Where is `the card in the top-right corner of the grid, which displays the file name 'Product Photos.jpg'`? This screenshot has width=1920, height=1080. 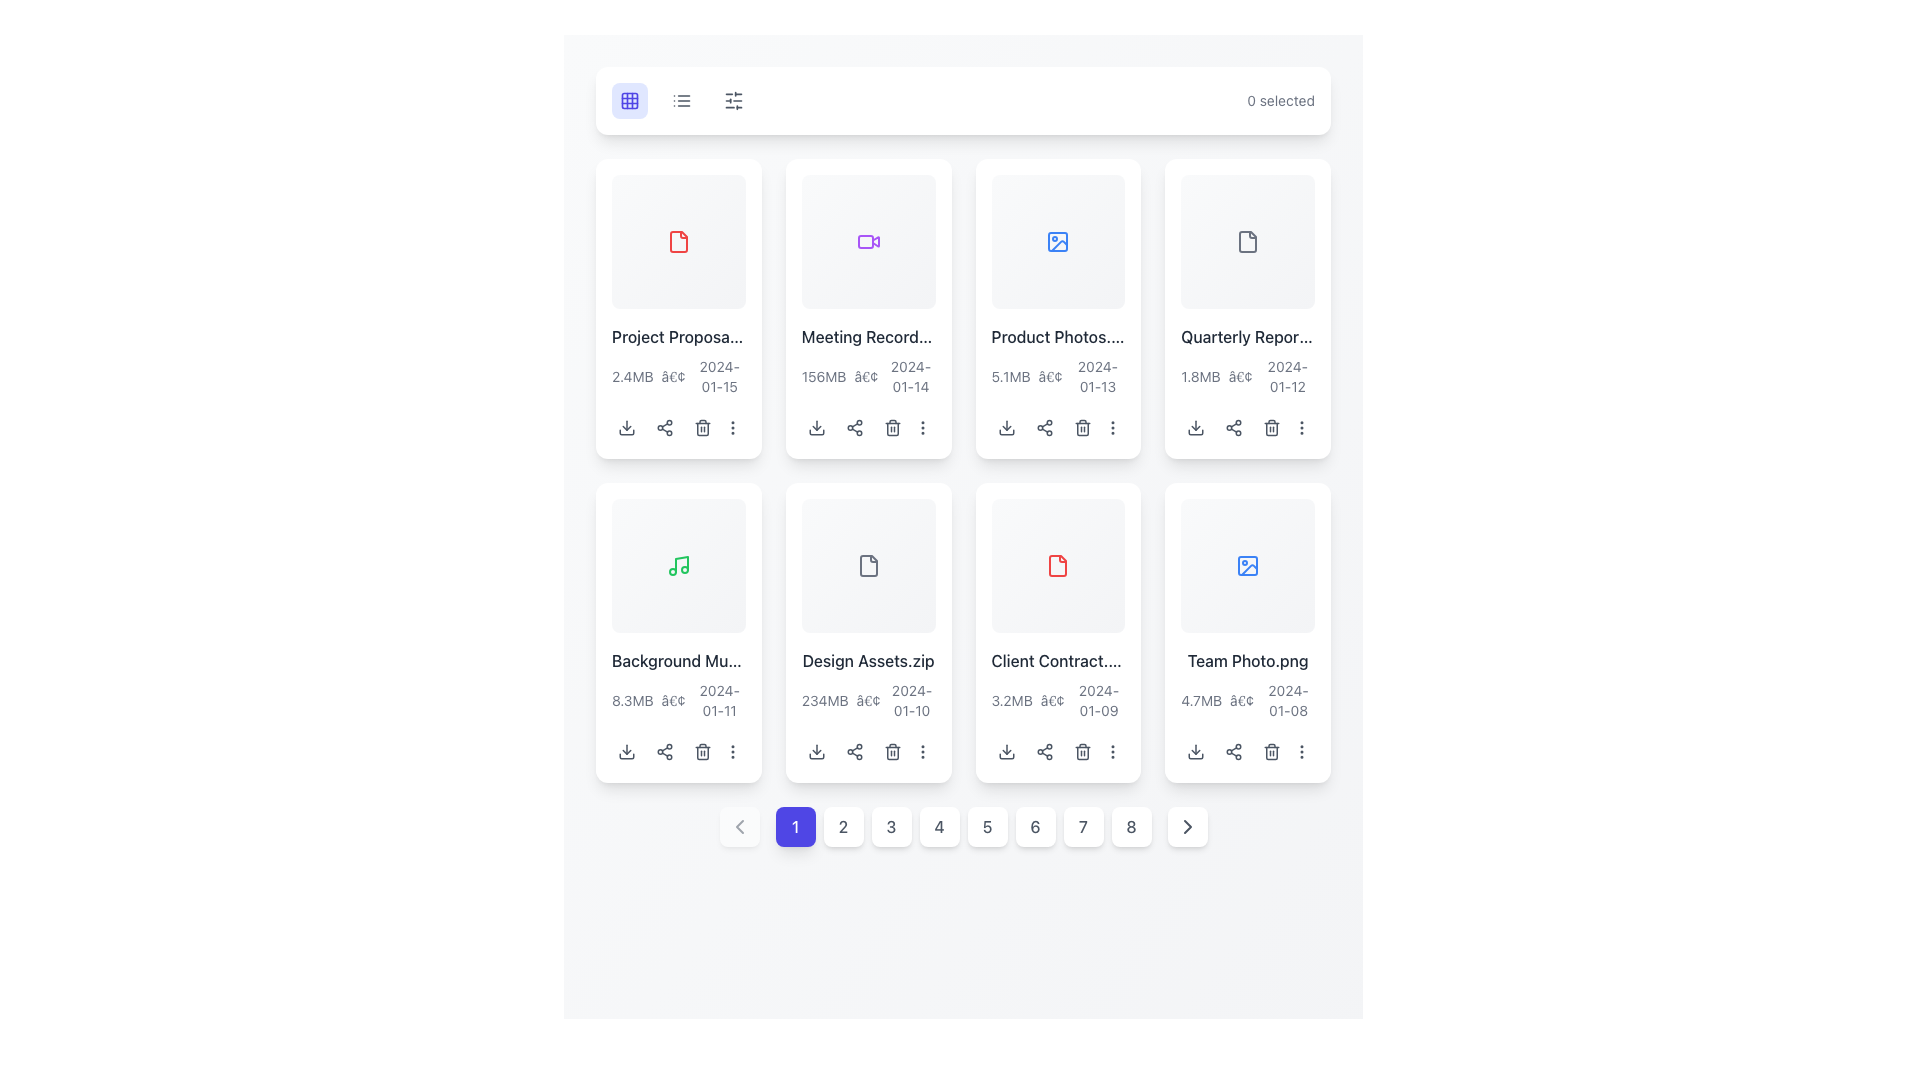
the card in the top-right corner of the grid, which displays the file name 'Product Photos.jpg' is located at coordinates (1057, 308).